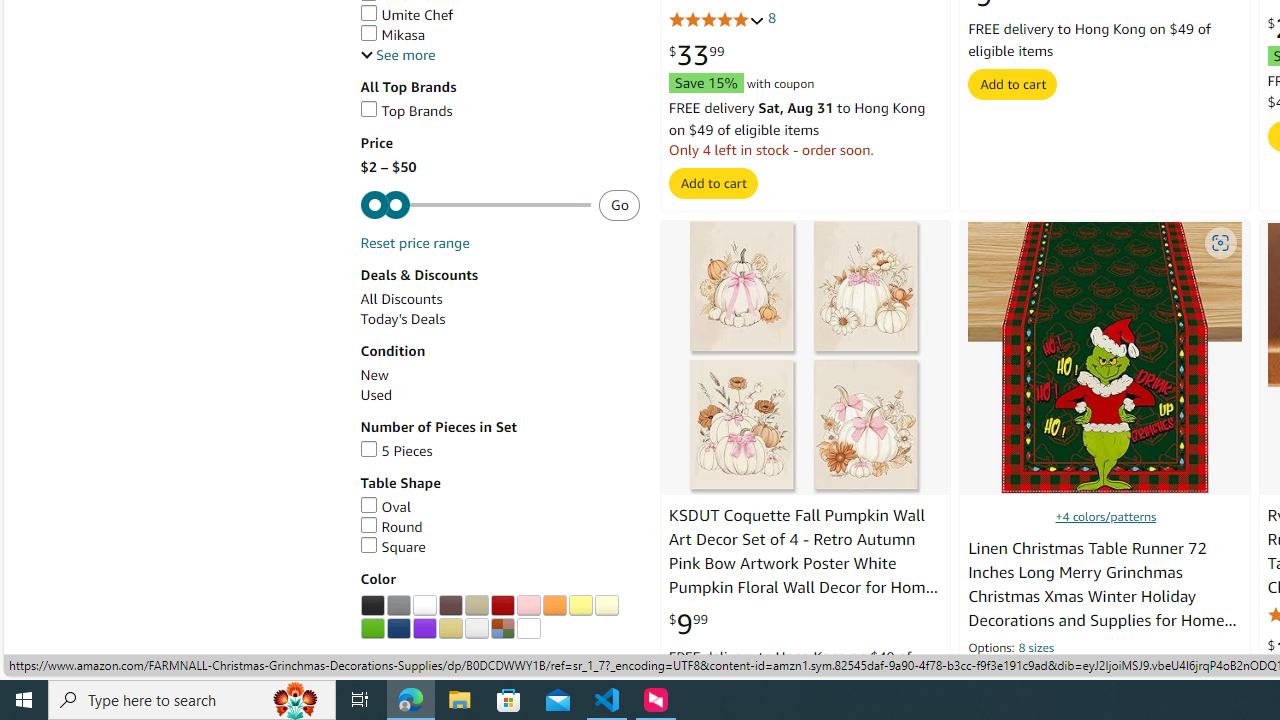  Describe the element at coordinates (474, 205) in the screenshot. I see `'Maximum'` at that location.